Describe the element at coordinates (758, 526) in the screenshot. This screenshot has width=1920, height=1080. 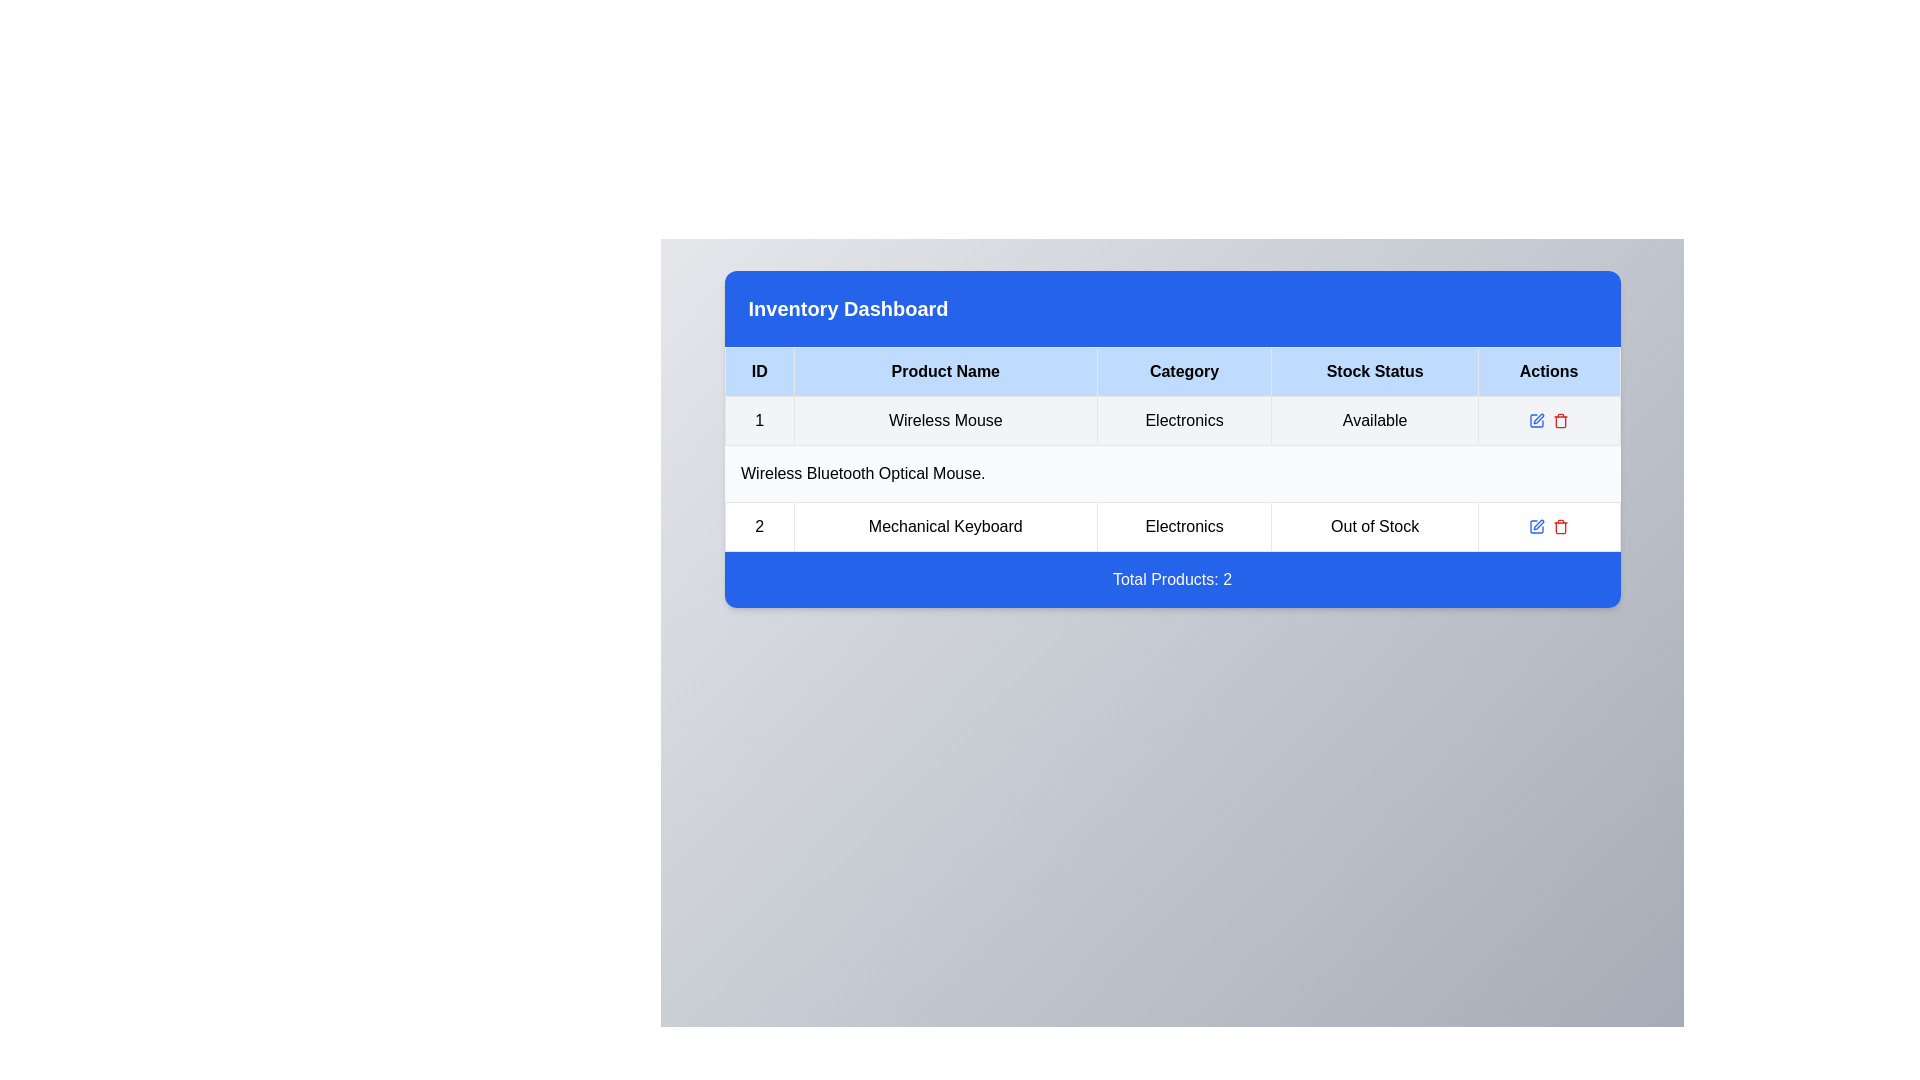
I see `the static text display field that identifies the entry 'Mechanical Keyboard' located in the second row of the tabular data display under the 'ID' column` at that location.